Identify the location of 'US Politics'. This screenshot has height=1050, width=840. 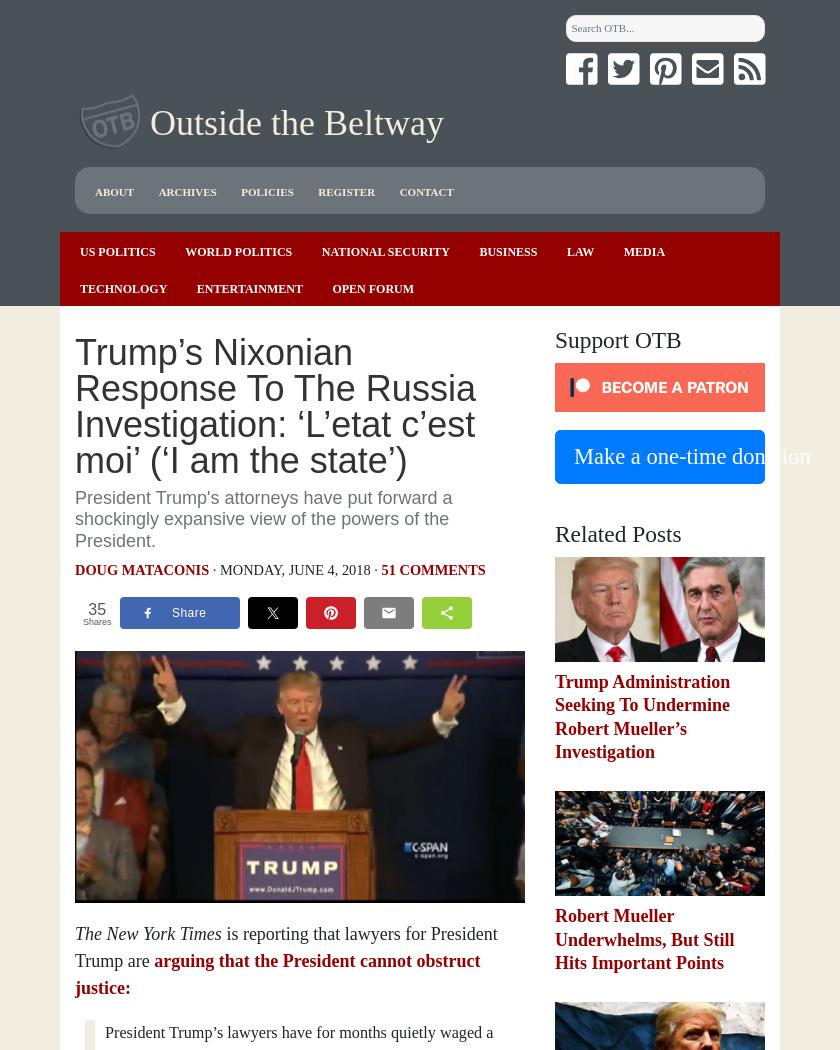
(117, 250).